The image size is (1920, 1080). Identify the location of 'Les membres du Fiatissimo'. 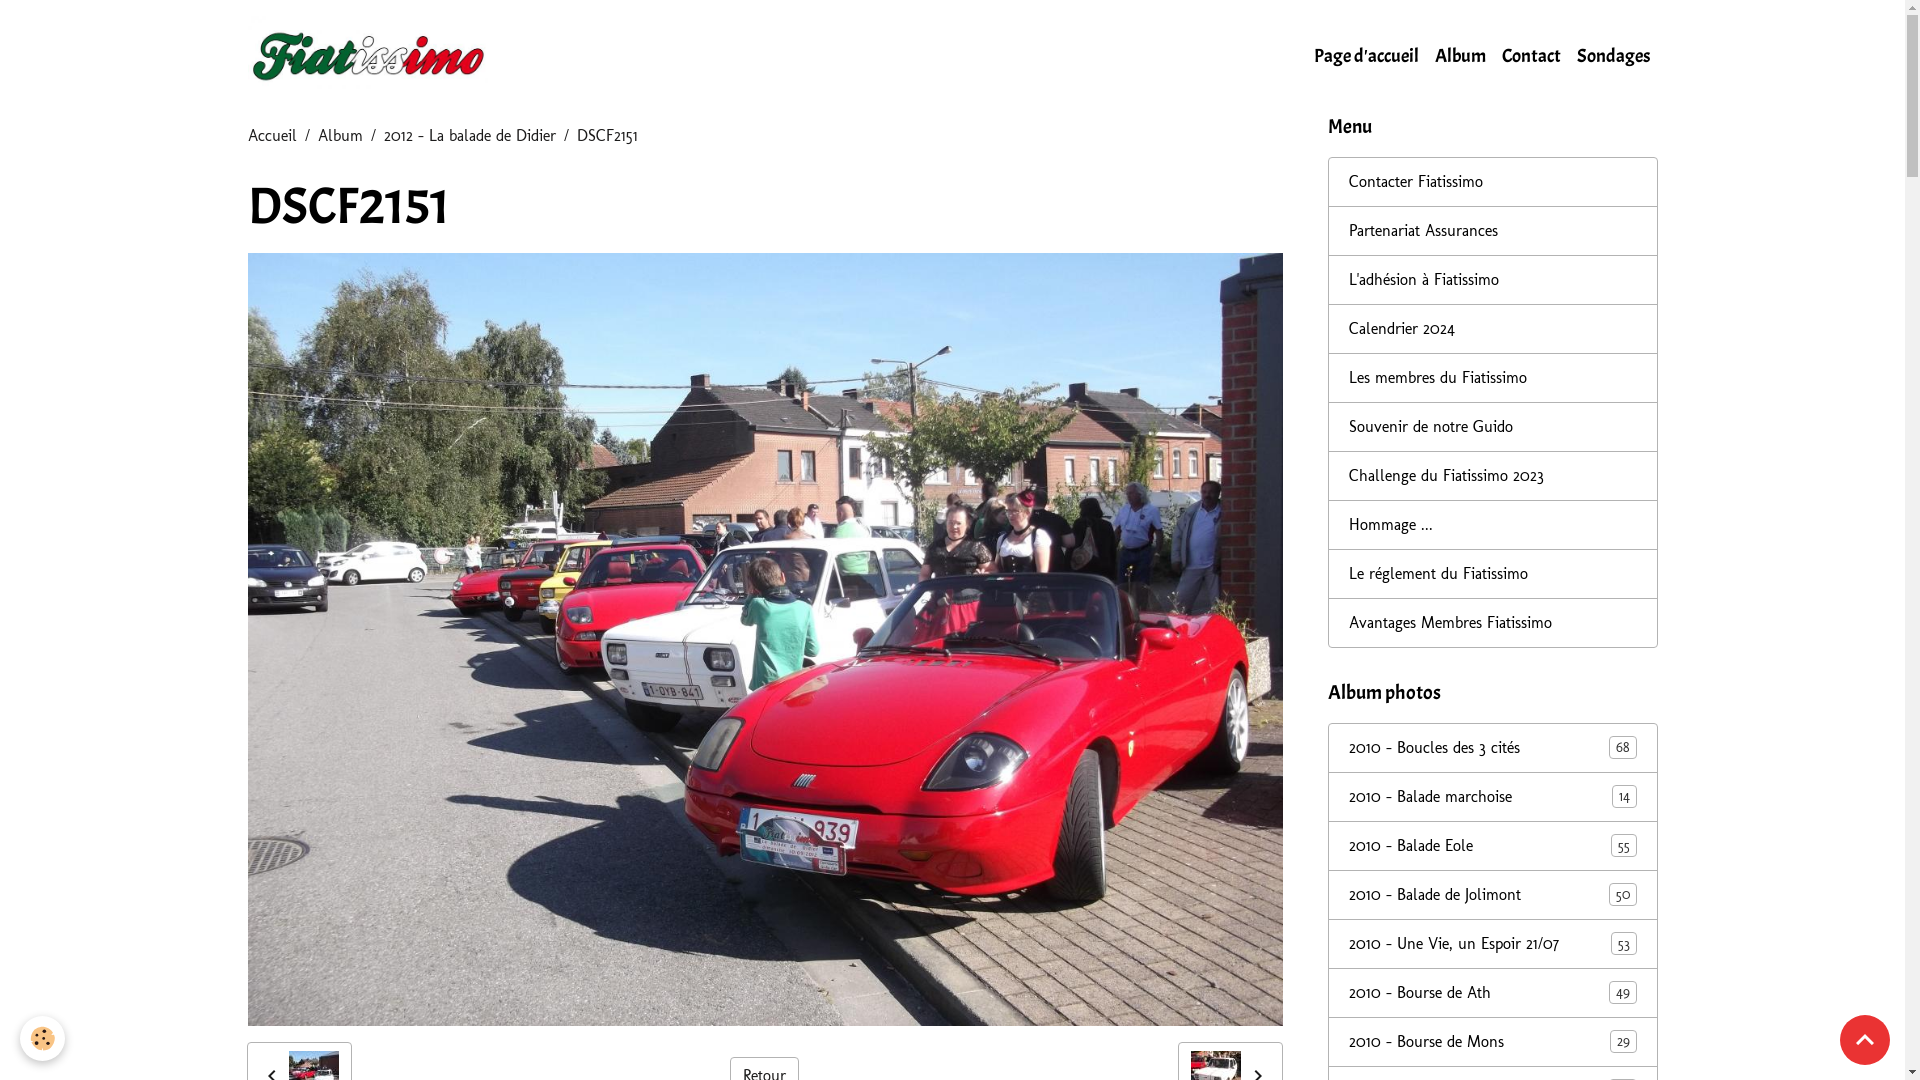
(1492, 378).